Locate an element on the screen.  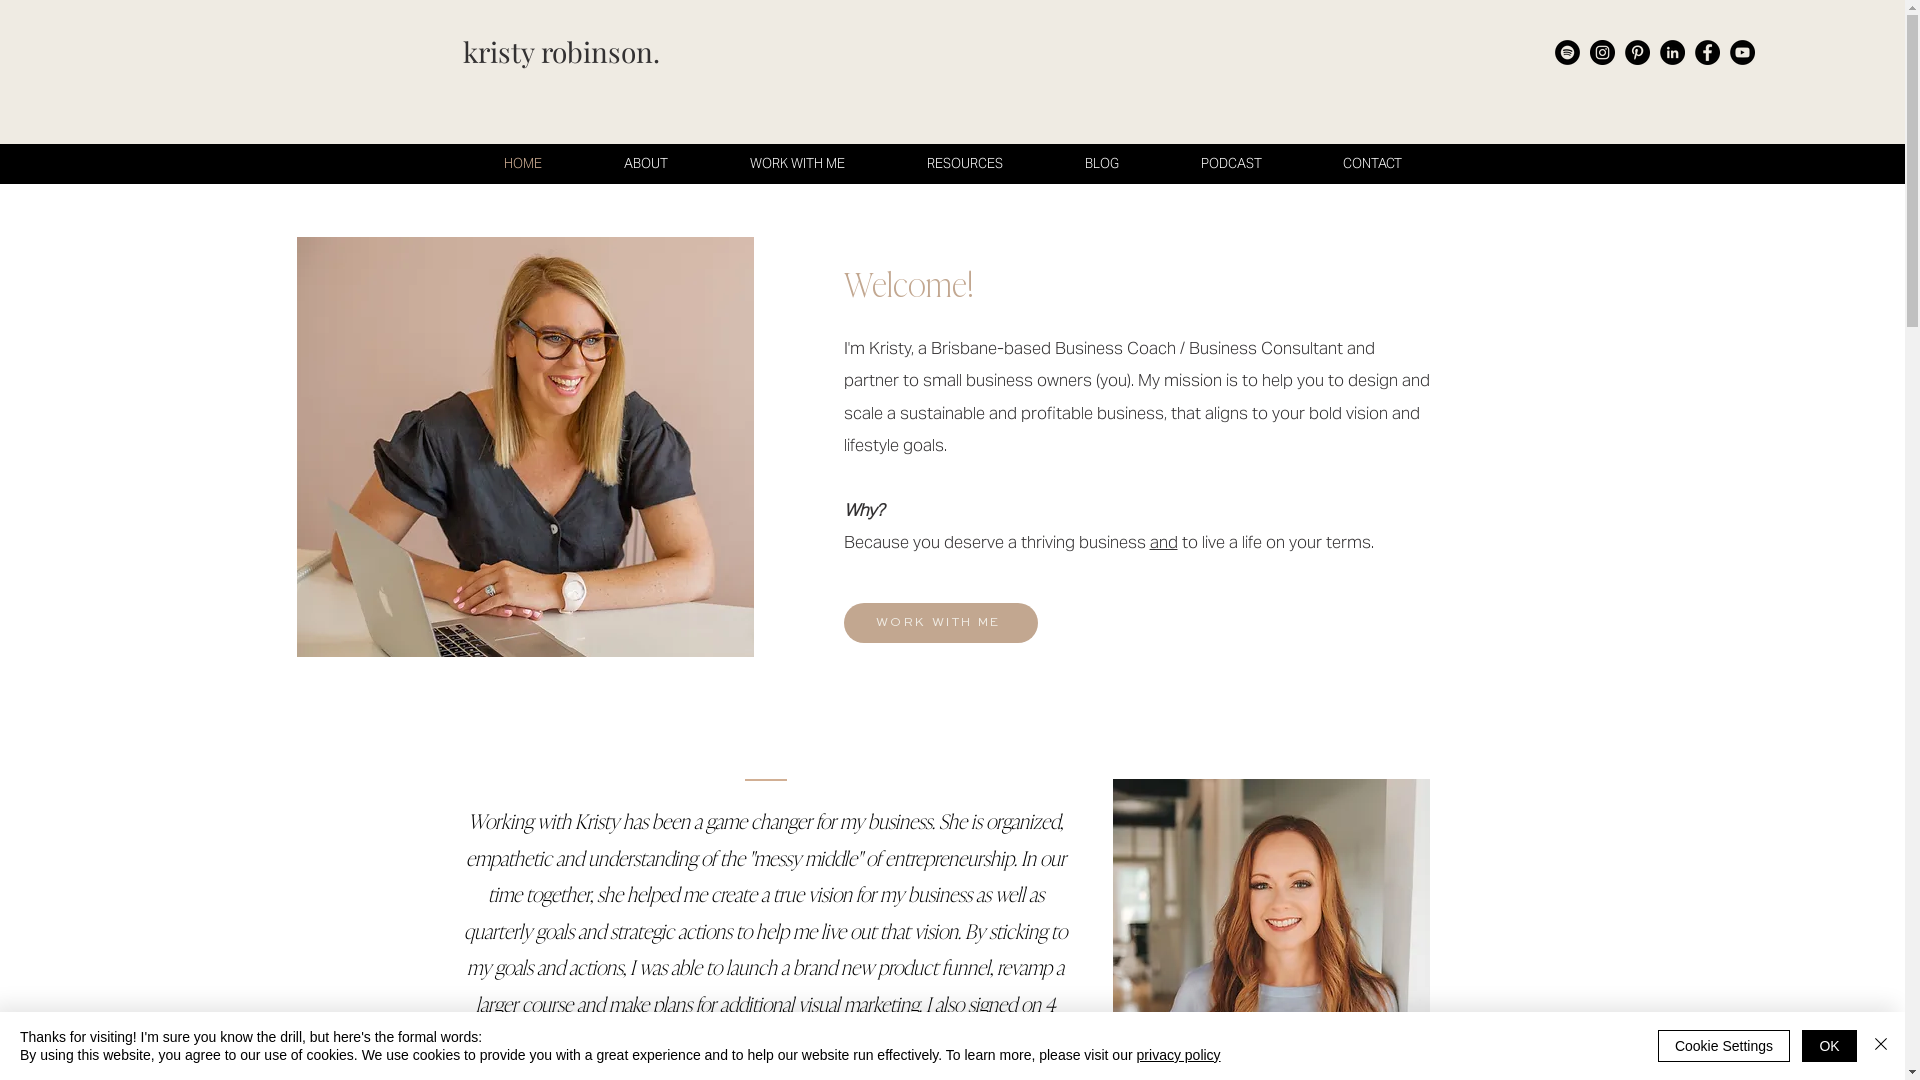
'CONTACT' is located at coordinates (1301, 163).